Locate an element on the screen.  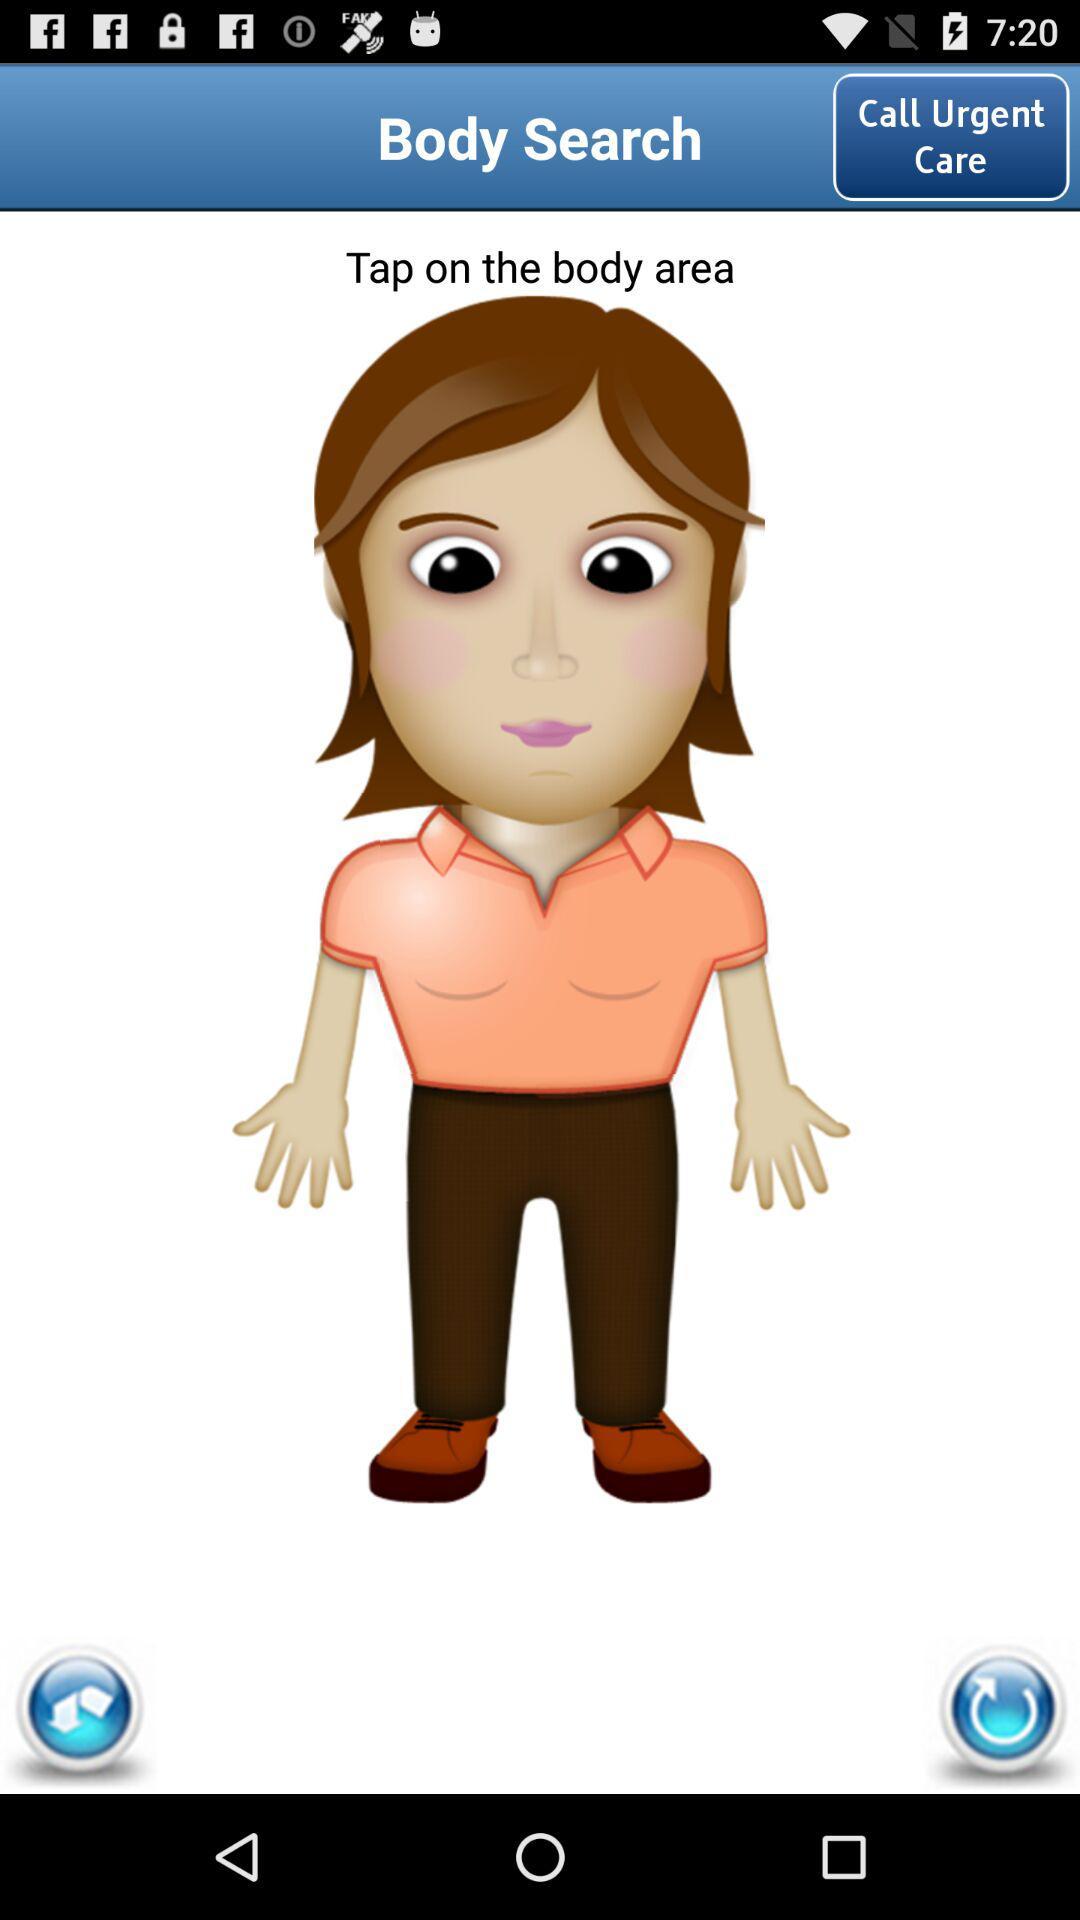
tap on the eye of the character is located at coordinates (538, 536).